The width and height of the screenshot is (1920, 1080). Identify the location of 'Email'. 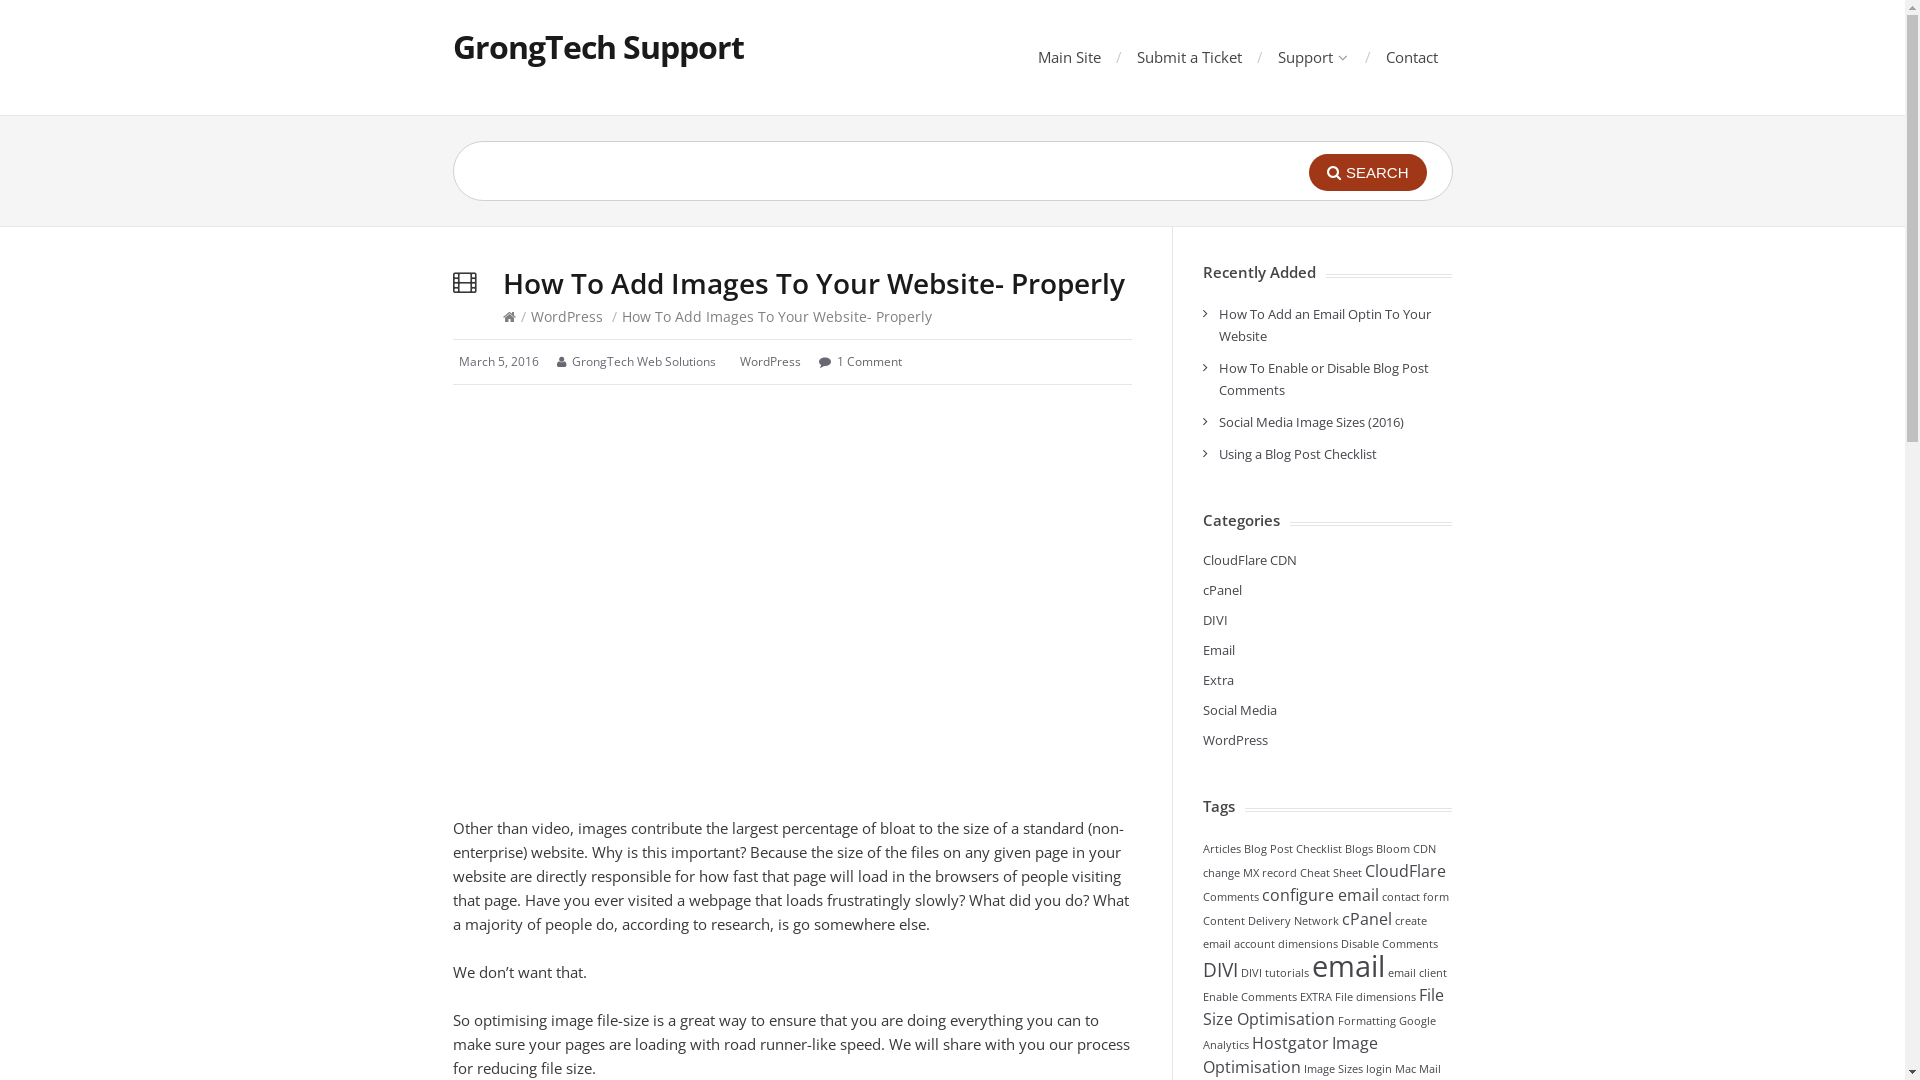
(1200, 650).